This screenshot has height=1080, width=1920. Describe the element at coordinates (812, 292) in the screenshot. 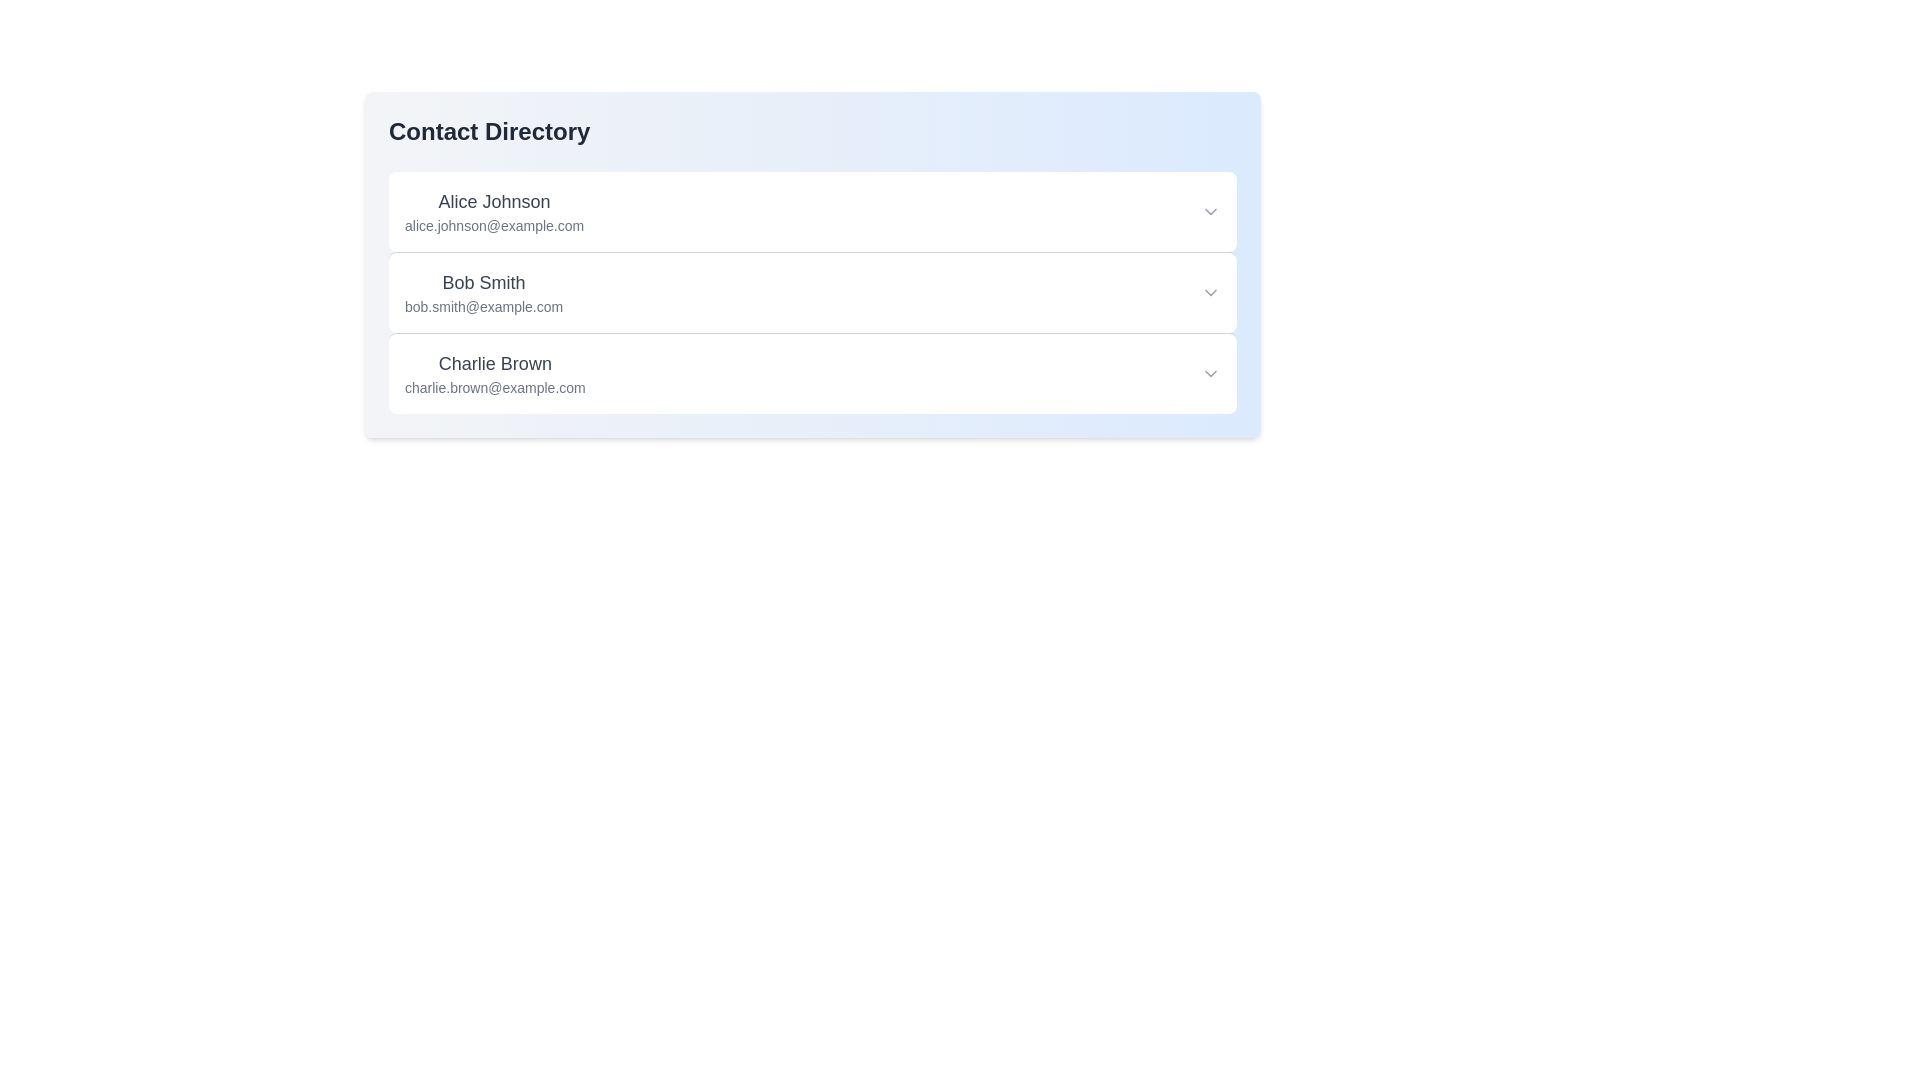

I see `the contact card displaying 'Bob Smith' and 'bob.smith@example.com' which is the second contact entry in the list` at that location.